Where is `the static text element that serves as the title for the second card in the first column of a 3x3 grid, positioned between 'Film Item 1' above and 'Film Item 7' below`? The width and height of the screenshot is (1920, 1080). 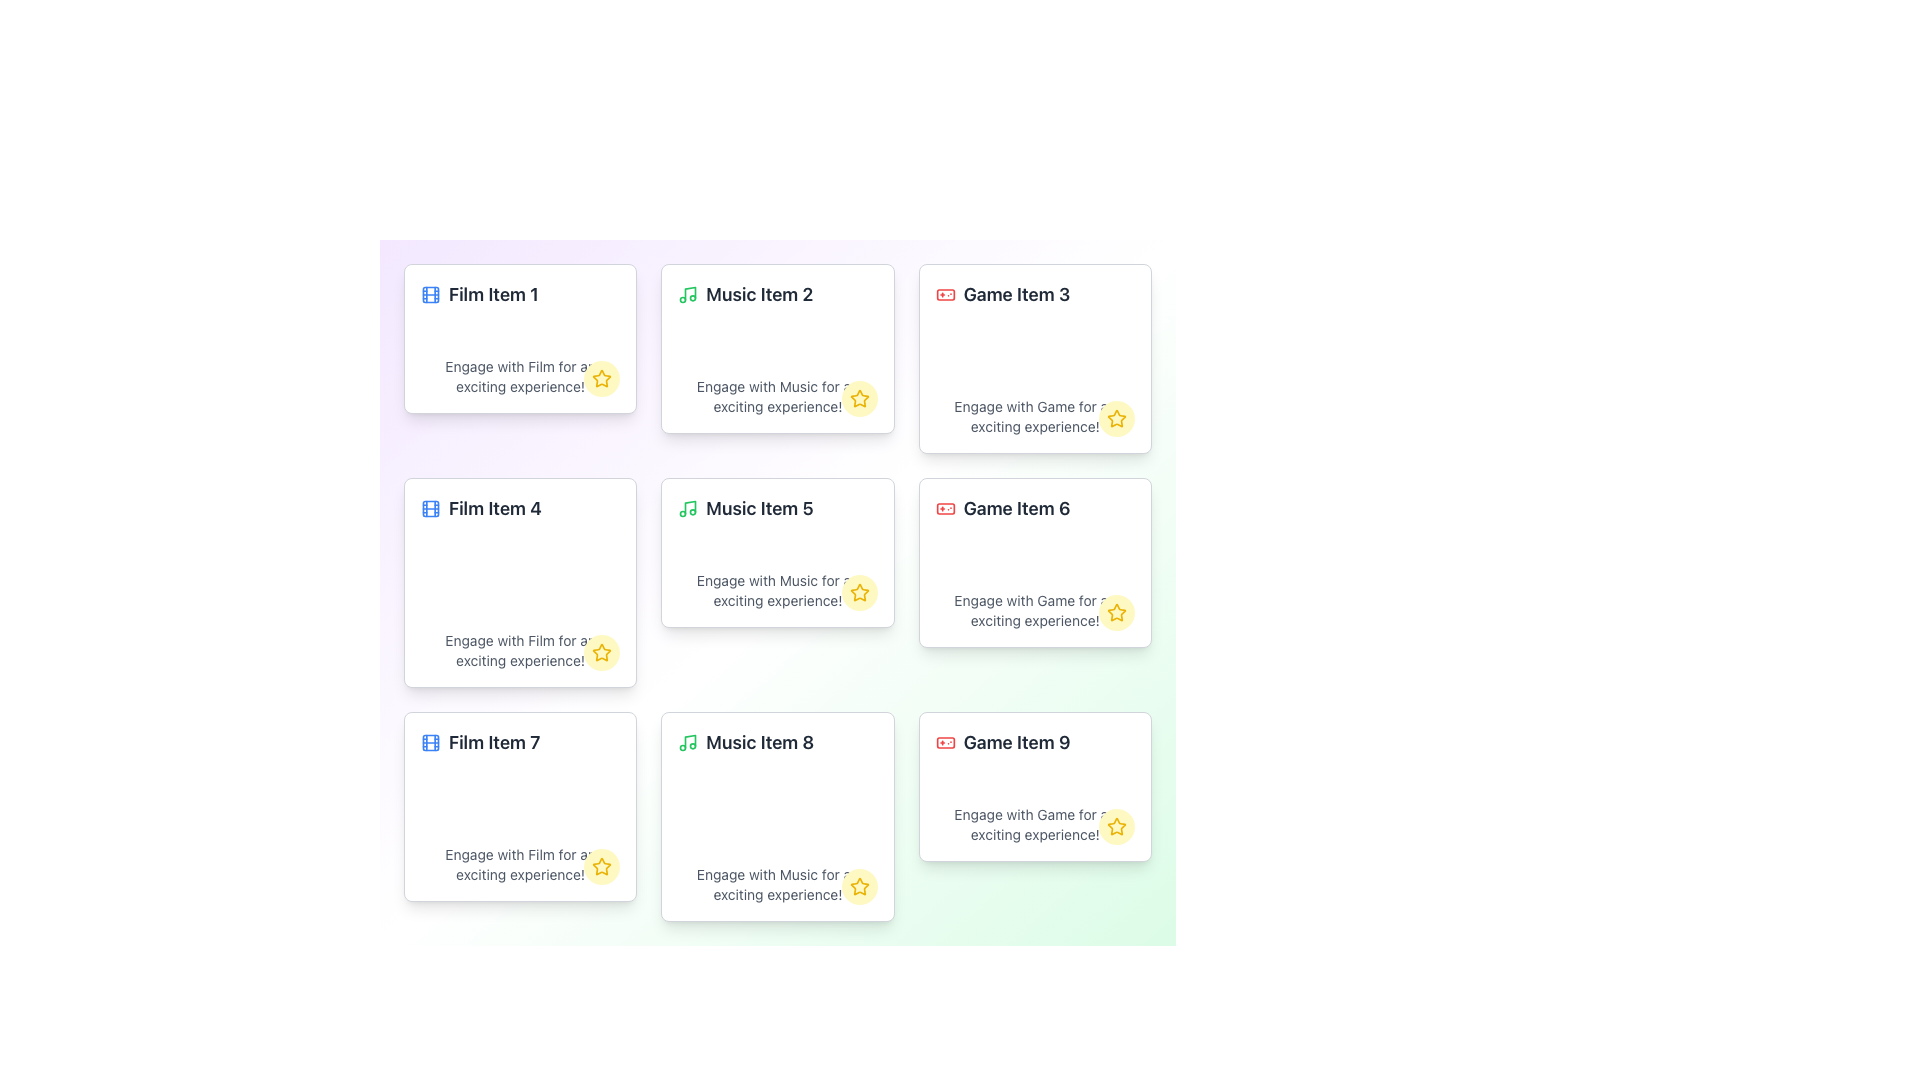
the static text element that serves as the title for the second card in the first column of a 3x3 grid, positioned between 'Film Item 1' above and 'Film Item 7' below is located at coordinates (495, 508).